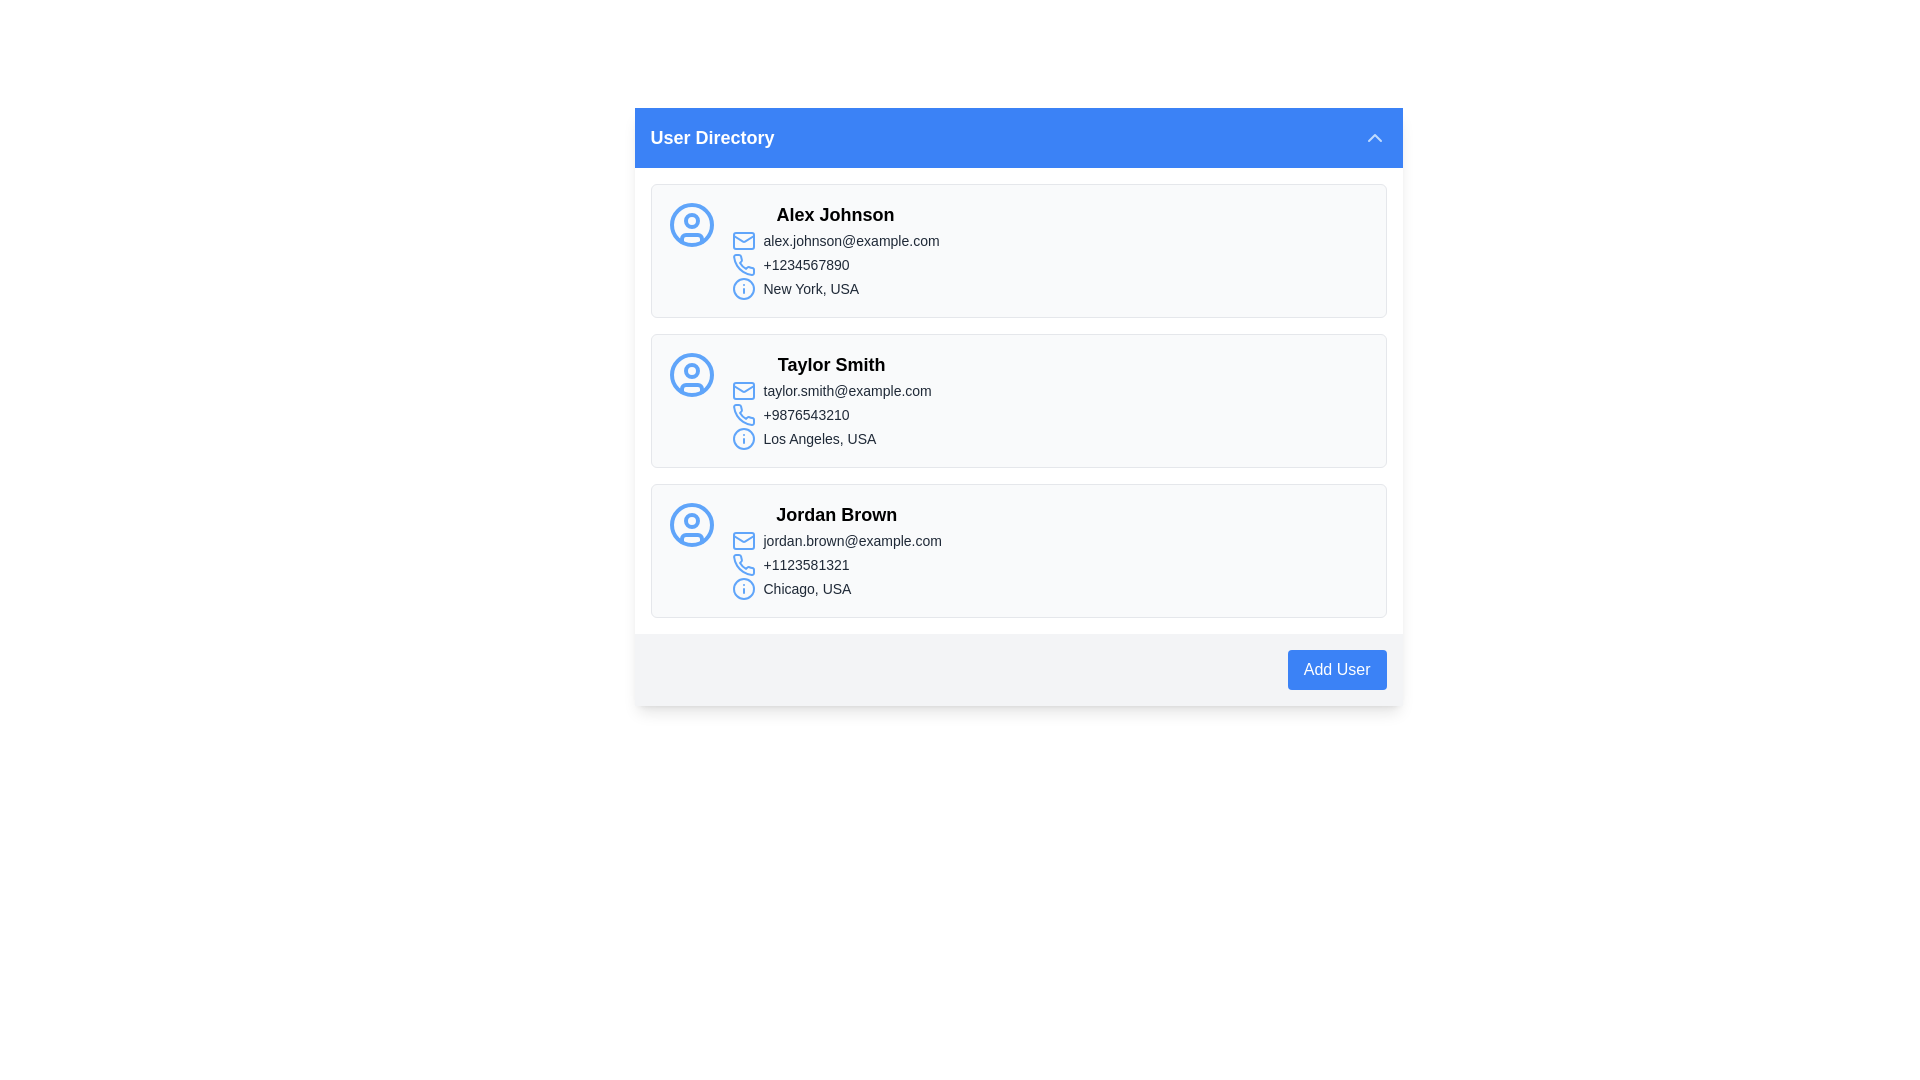  What do you see at coordinates (835, 289) in the screenshot?
I see `the blue icon next to the location text 'New York, USA' in the user details card for 'Alex Johnson'` at bounding box center [835, 289].